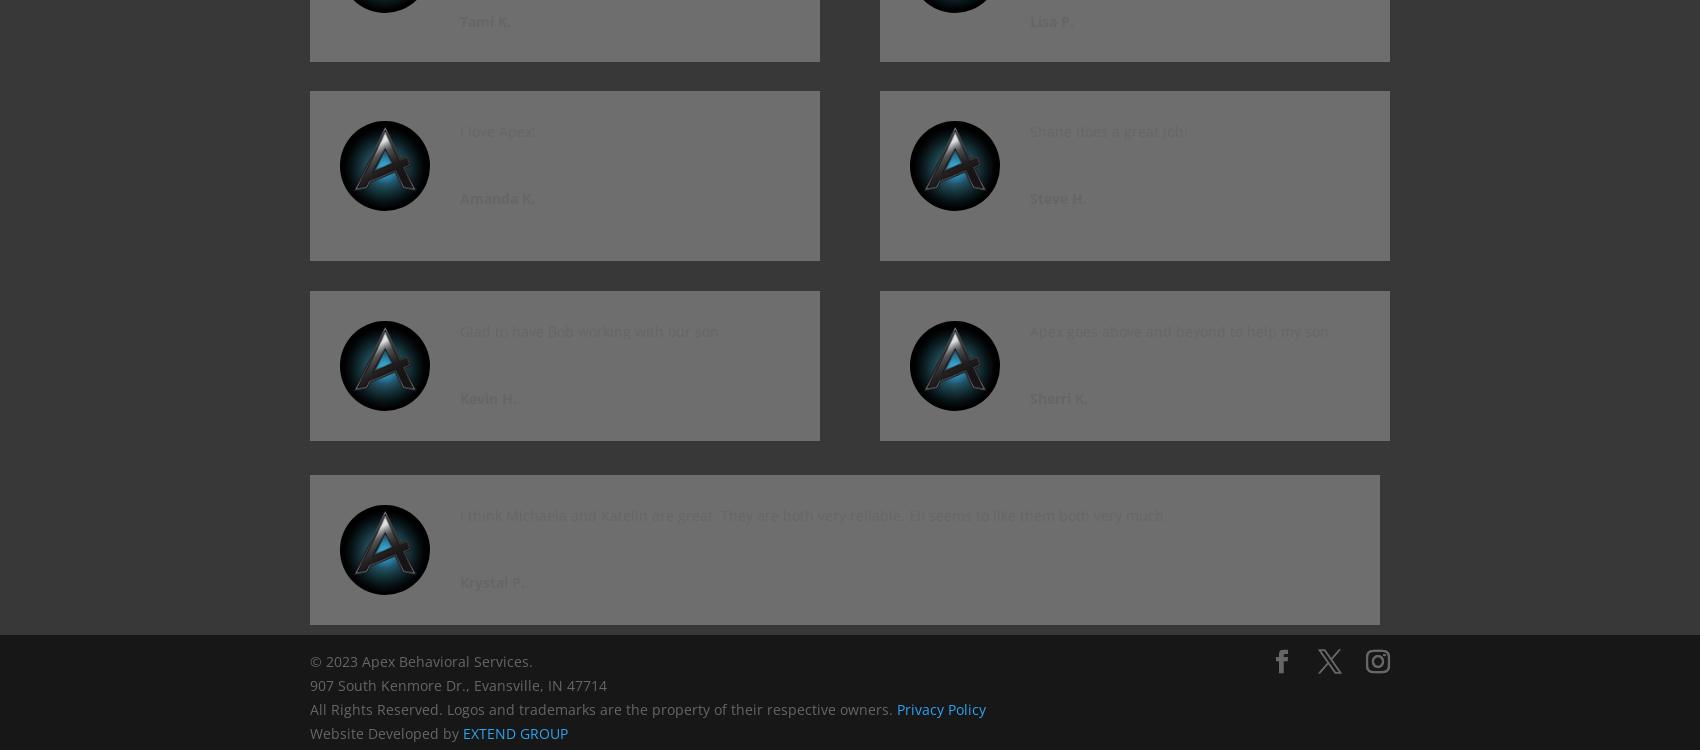 This screenshot has height=750, width=1700. Describe the element at coordinates (812, 515) in the screenshot. I see `'I think Michaela and Katelin are great. They are both very reliable. Eli seems to like them both very much.'` at that location.